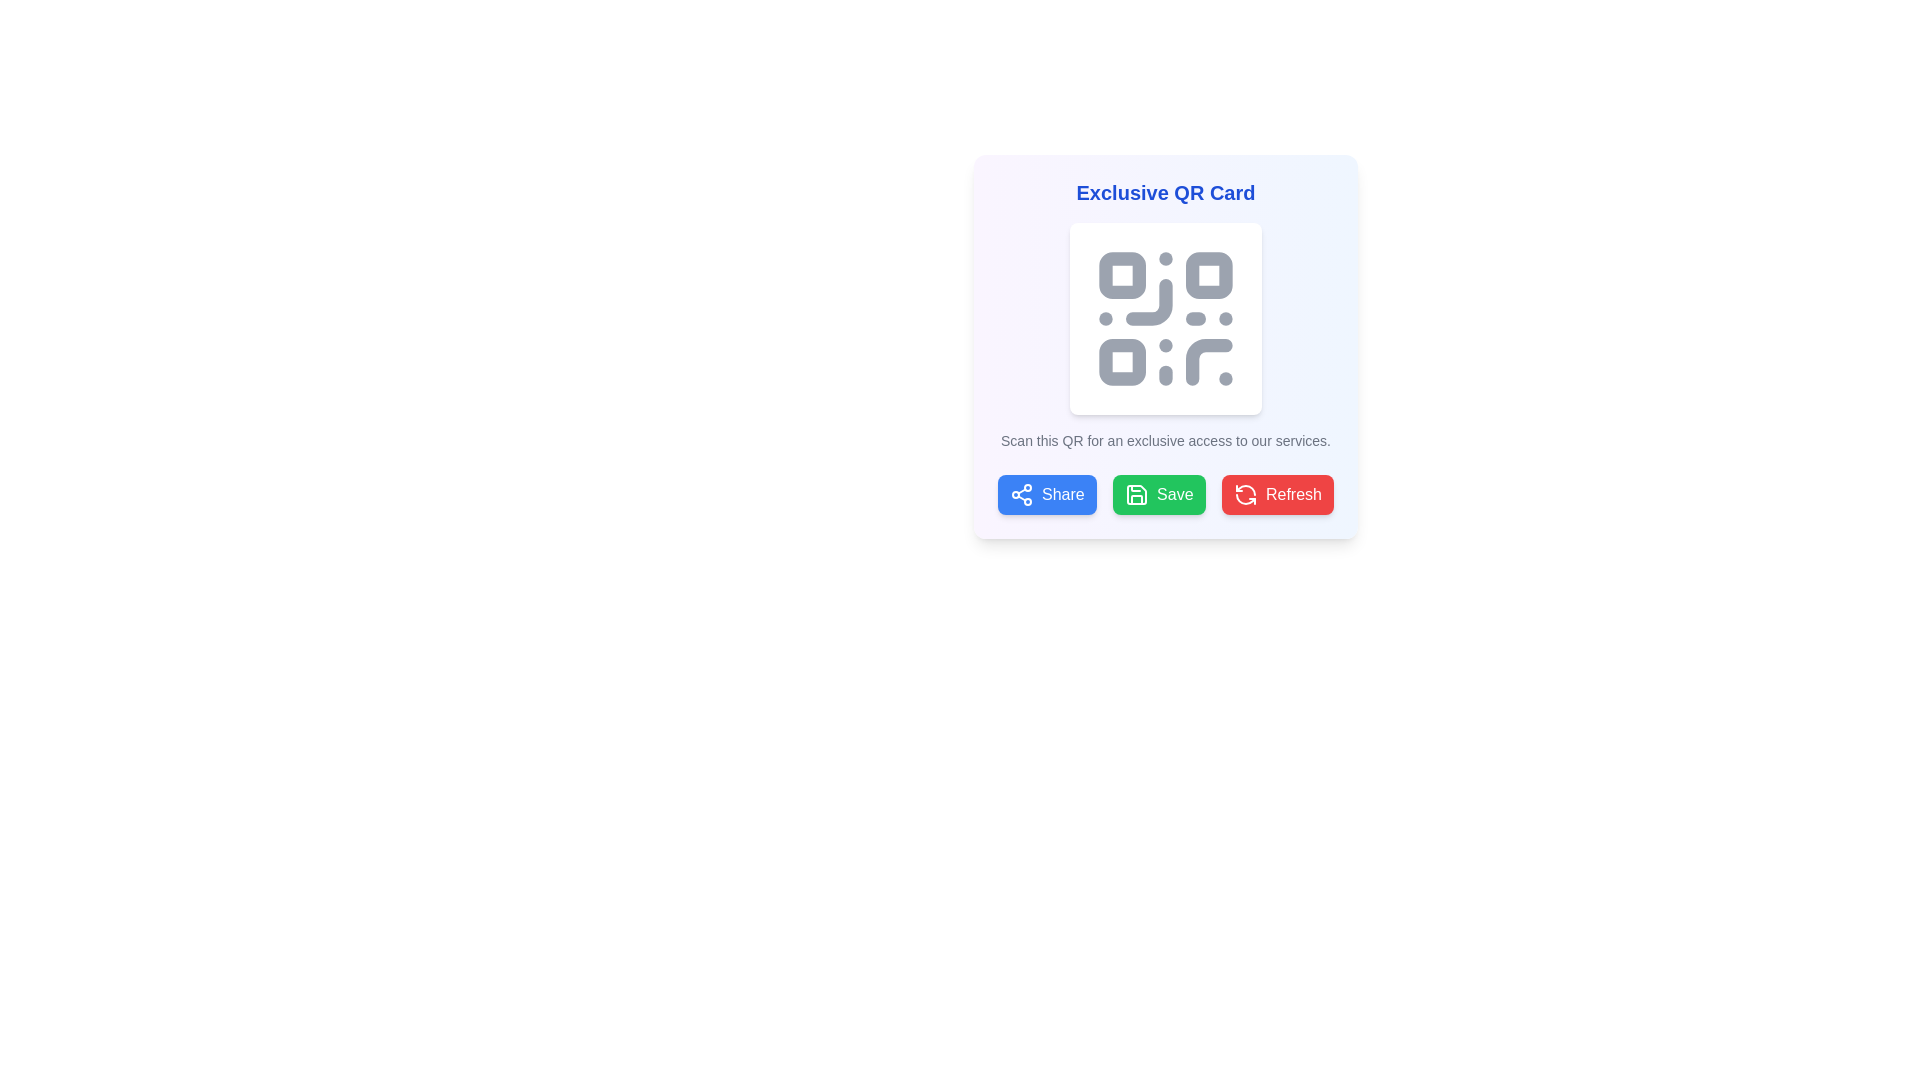 This screenshot has height=1080, width=1920. What do you see at coordinates (1166, 192) in the screenshot?
I see `the Heading element that serves as the title for the QR card interface, located at the top-central part of the interface` at bounding box center [1166, 192].